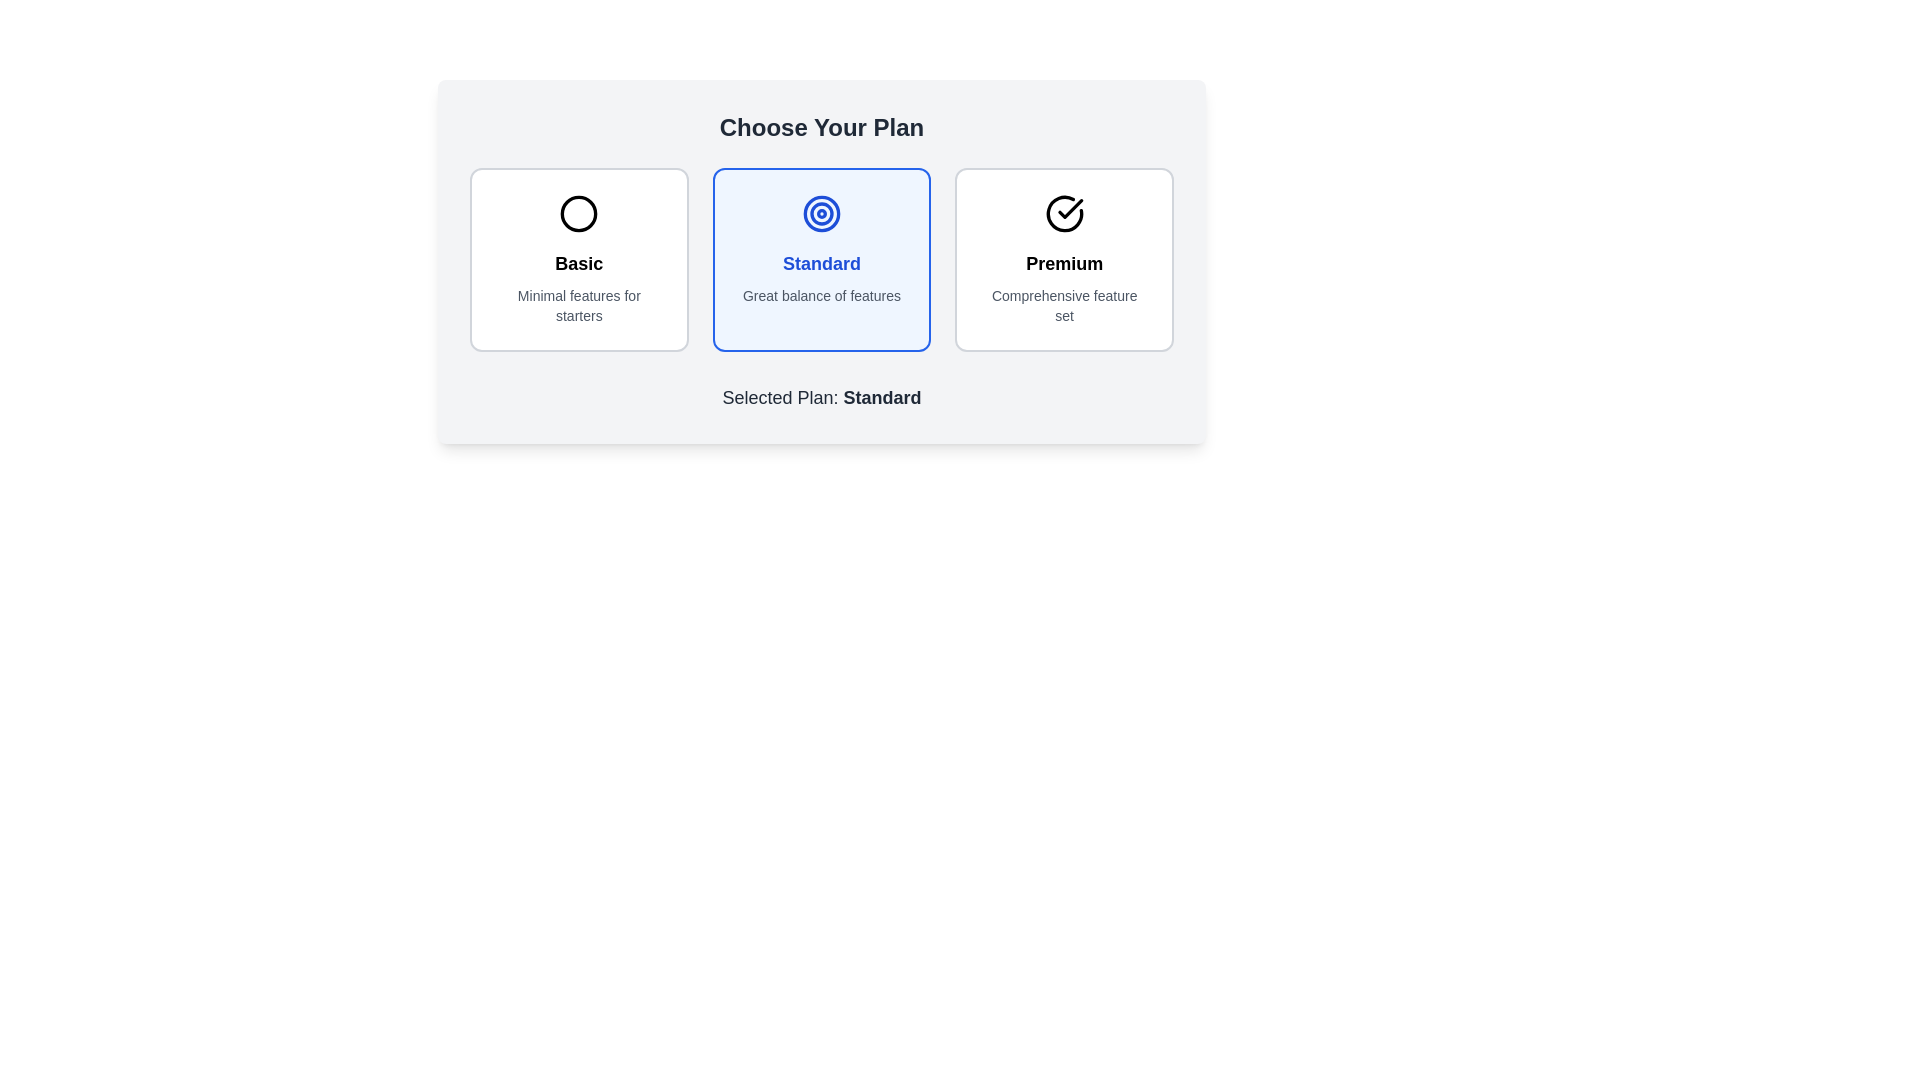 This screenshot has width=1920, height=1080. I want to click on the central circular shape of the bullseye icon in the 'Choose Your Plan' section, which is visually represented as part of a target design, so click(821, 213).